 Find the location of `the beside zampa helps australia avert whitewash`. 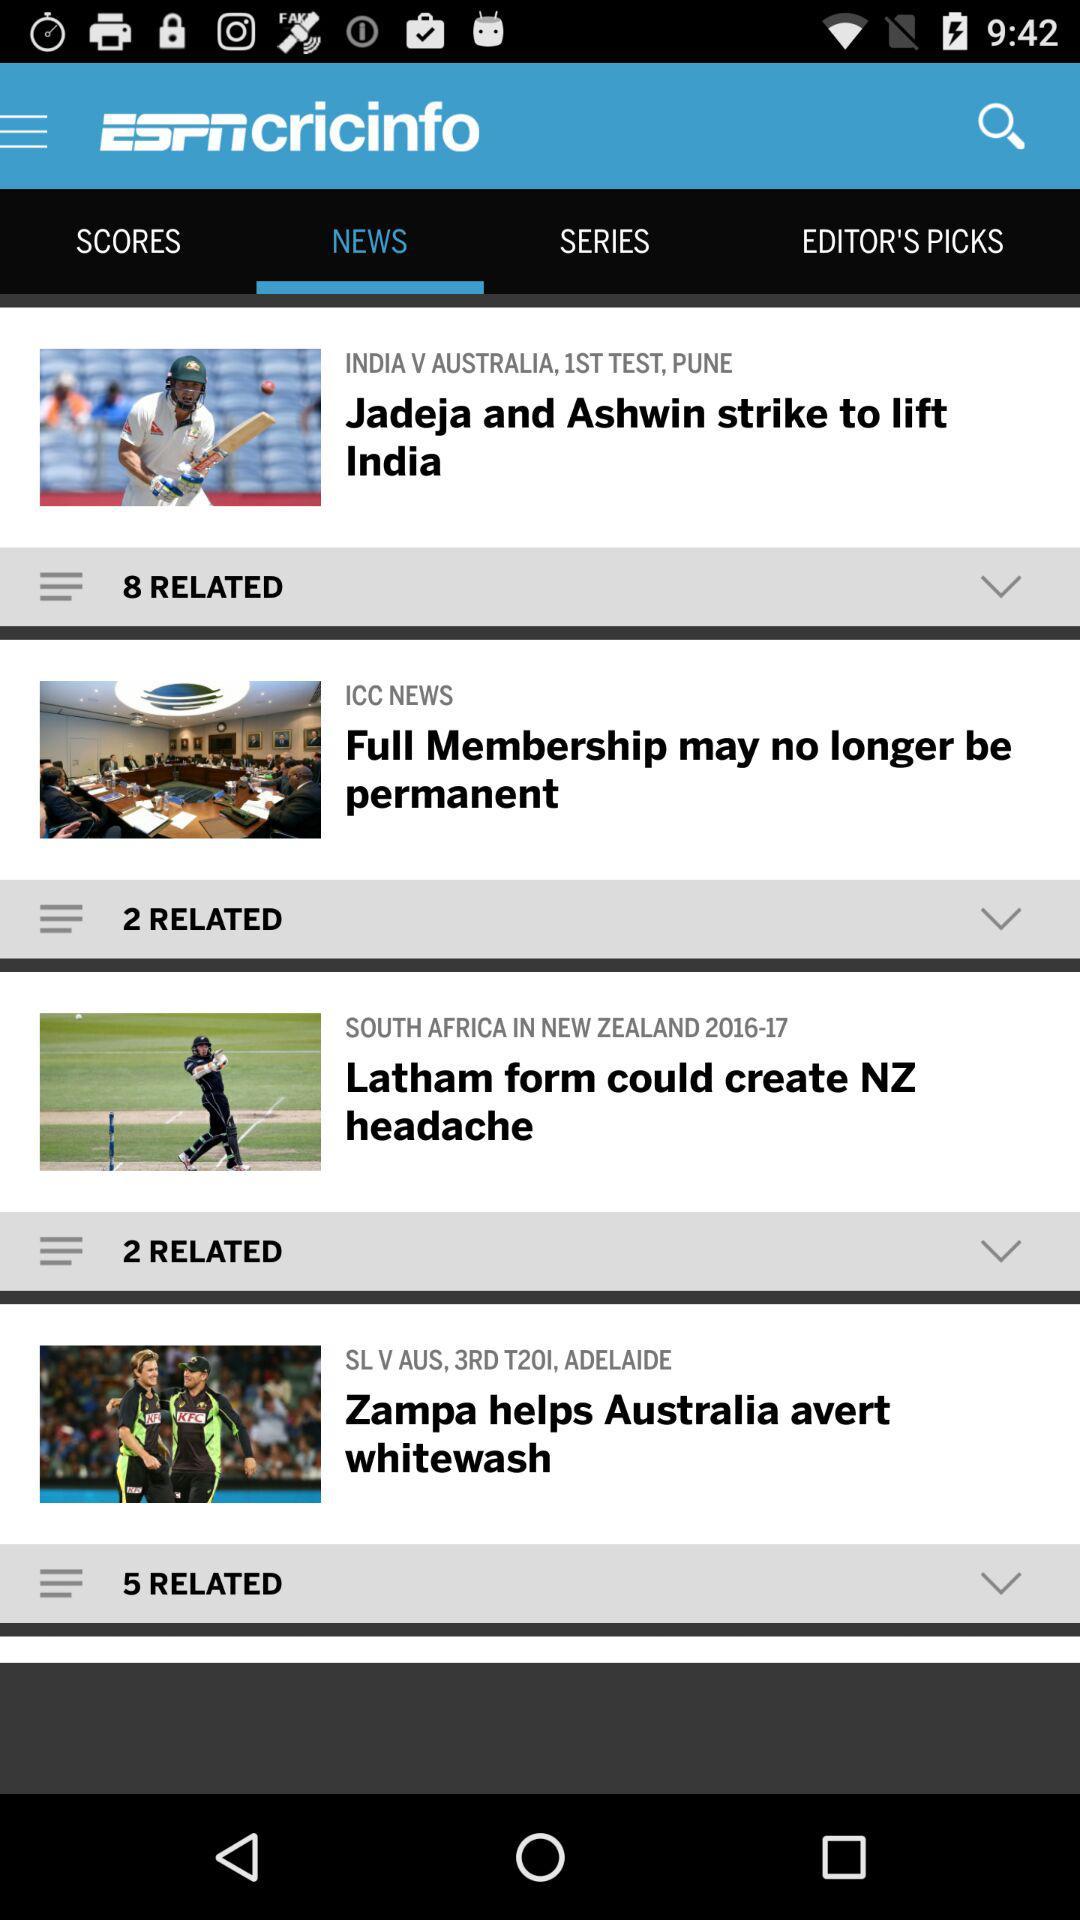

the beside zampa helps australia avert whitewash is located at coordinates (180, 1423).